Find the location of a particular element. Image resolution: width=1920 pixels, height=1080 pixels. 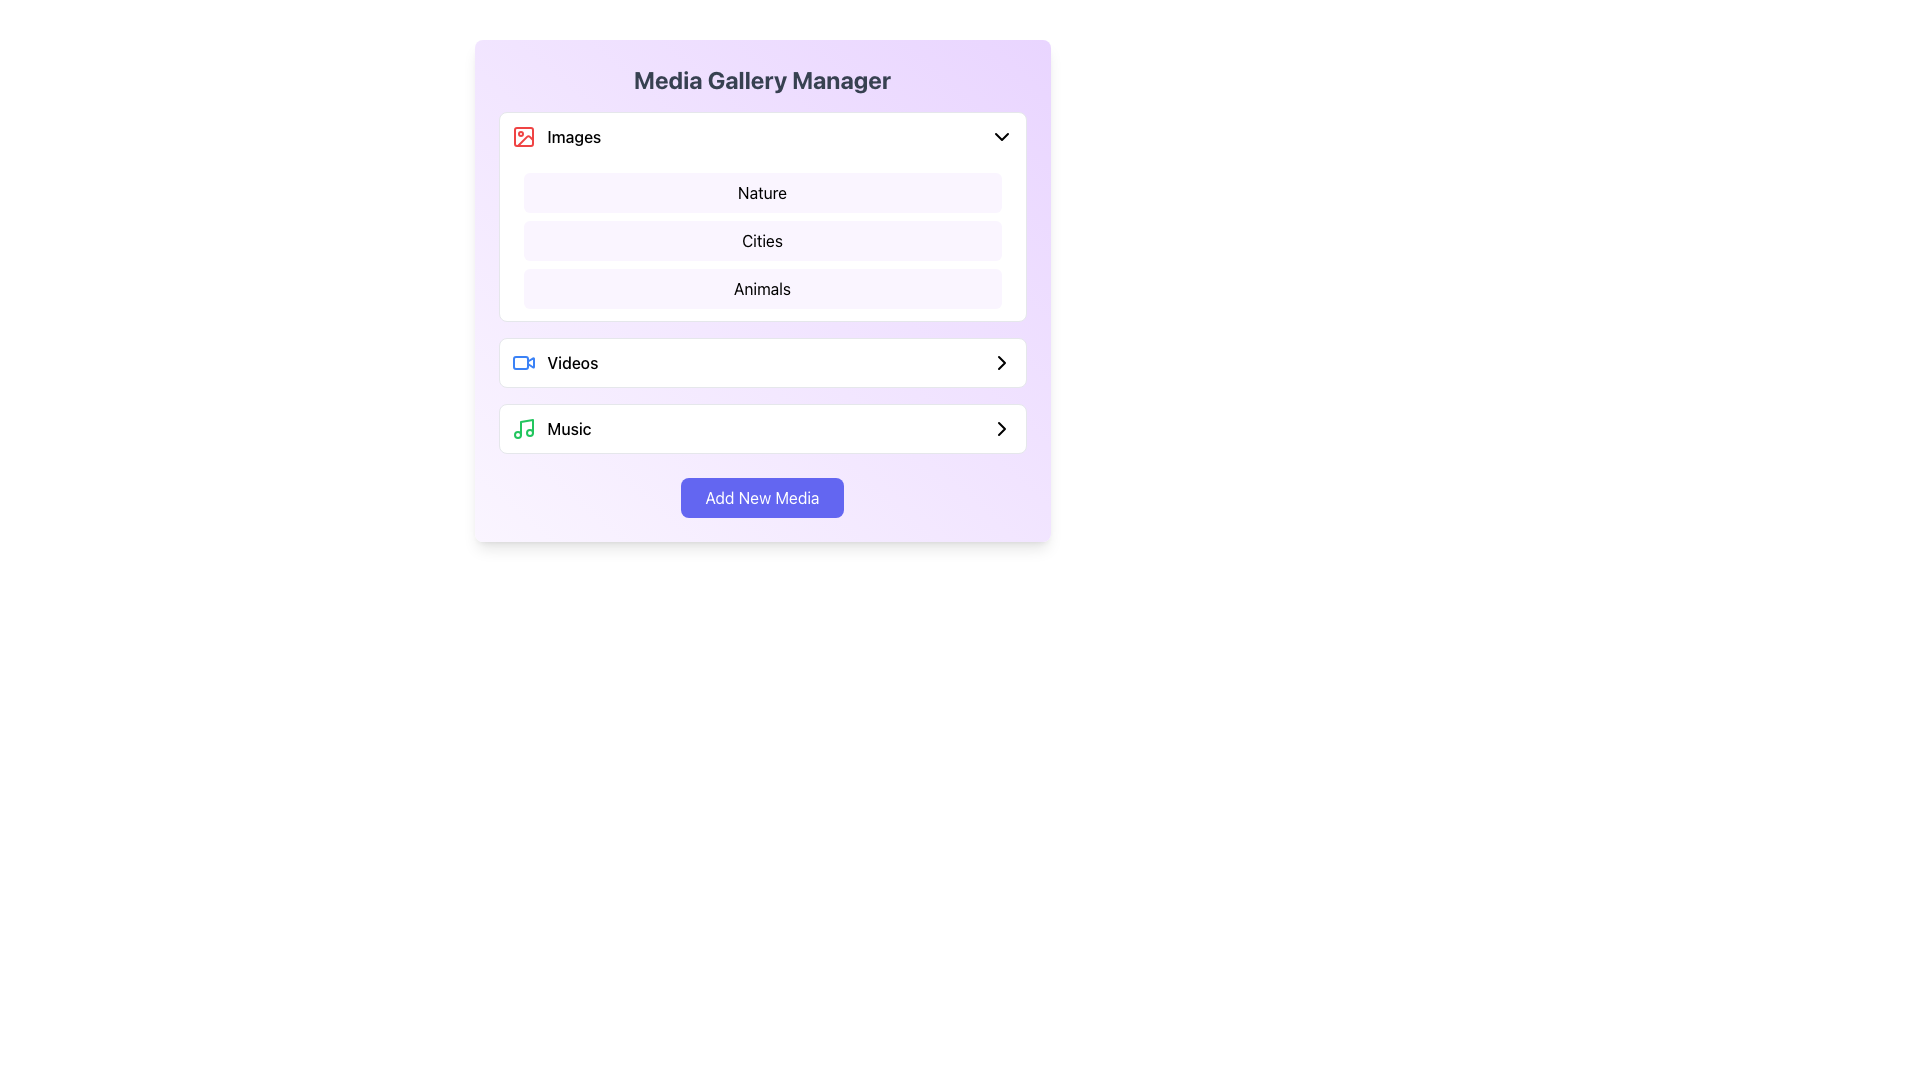

the 'Nature' button, which is the topmost button in the 'Images' section, distinguished by its light purple background and black text is located at coordinates (761, 192).